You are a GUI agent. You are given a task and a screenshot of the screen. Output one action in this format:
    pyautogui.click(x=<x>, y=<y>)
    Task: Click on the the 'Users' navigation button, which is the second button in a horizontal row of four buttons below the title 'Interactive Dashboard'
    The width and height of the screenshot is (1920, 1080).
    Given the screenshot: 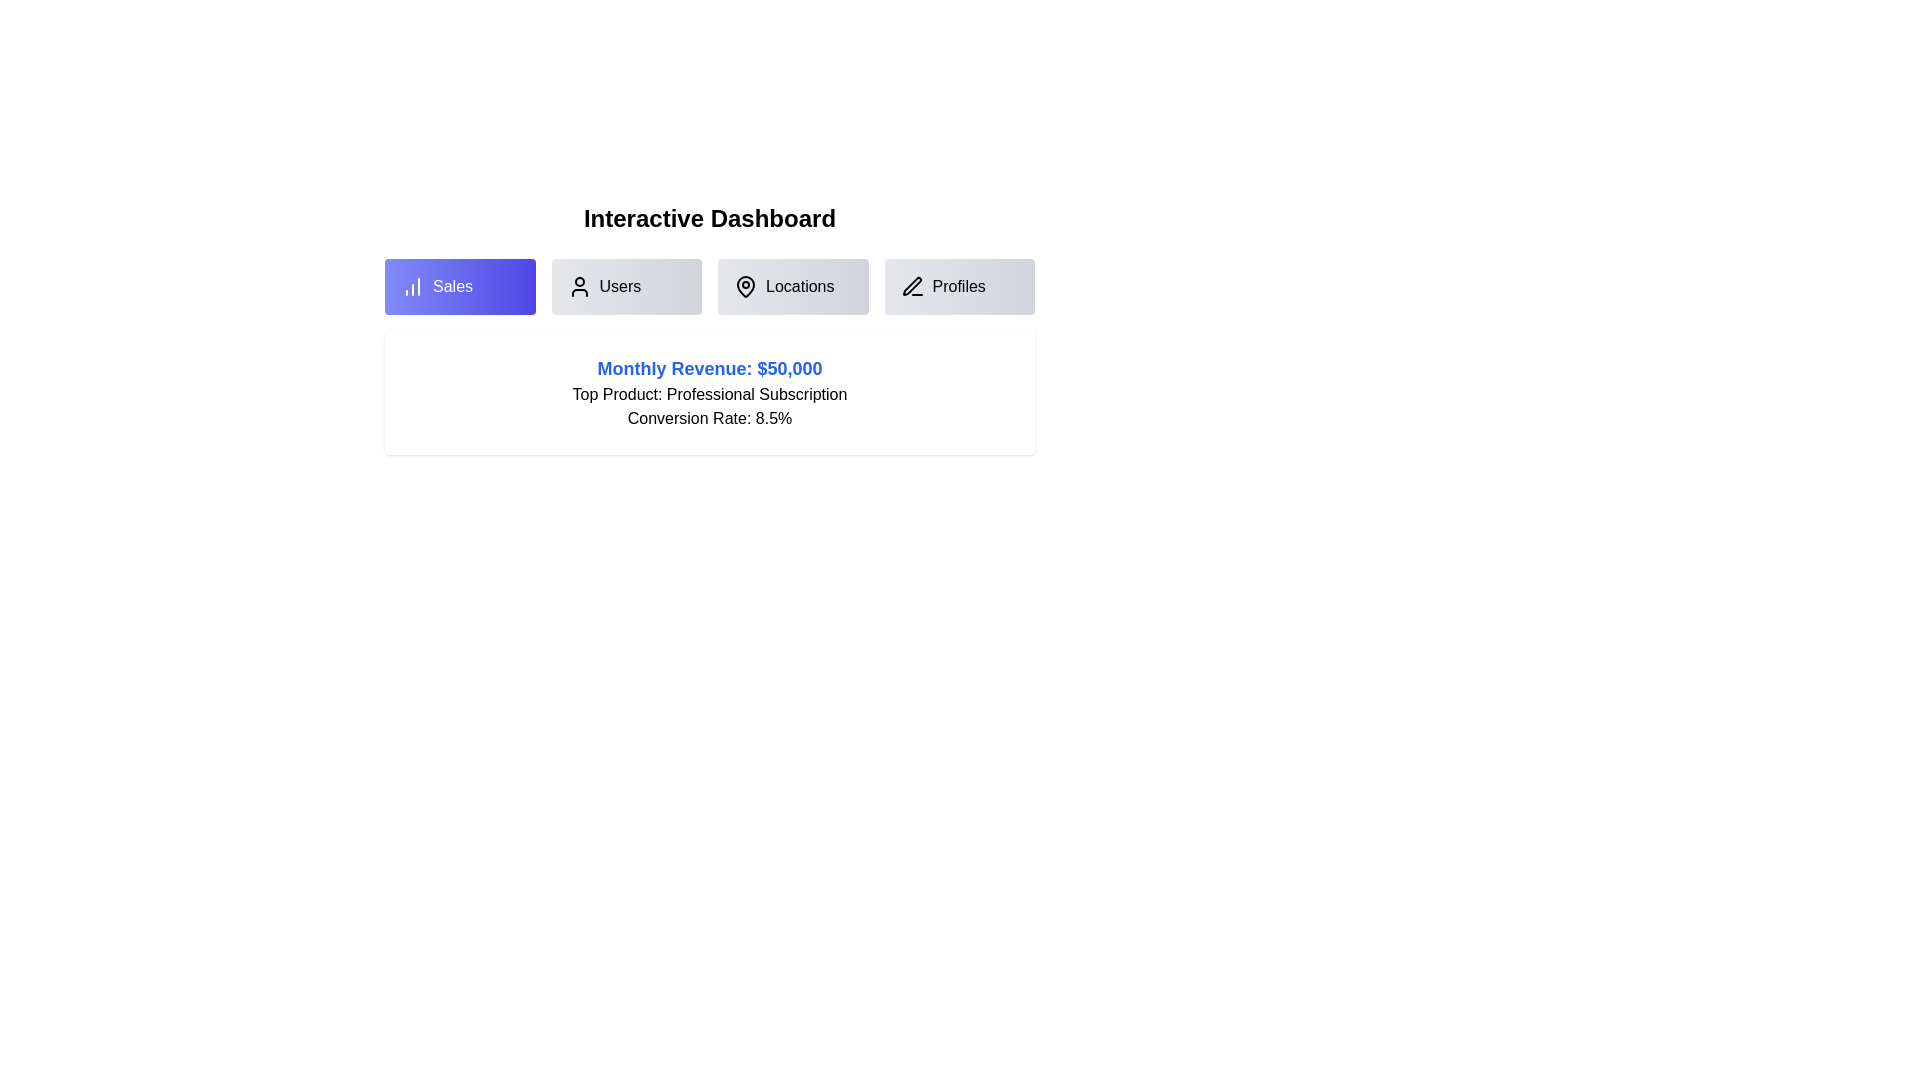 What is the action you would take?
    pyautogui.click(x=625, y=286)
    